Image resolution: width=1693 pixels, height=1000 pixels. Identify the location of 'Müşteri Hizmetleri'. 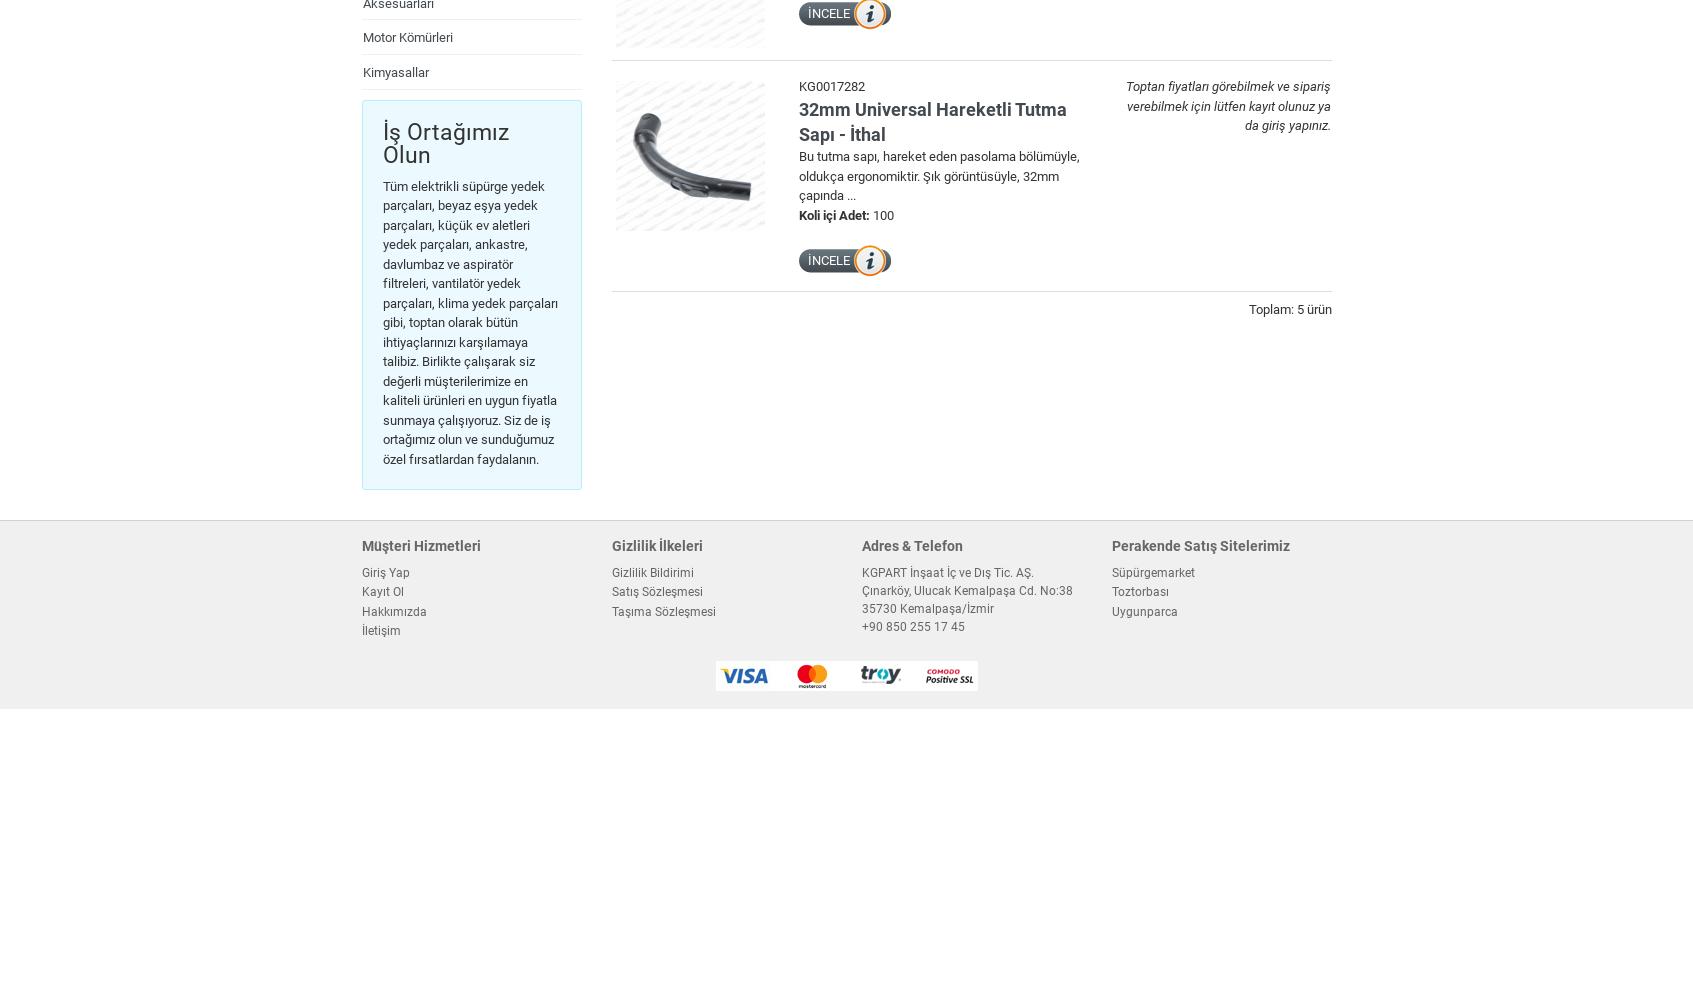
(360, 545).